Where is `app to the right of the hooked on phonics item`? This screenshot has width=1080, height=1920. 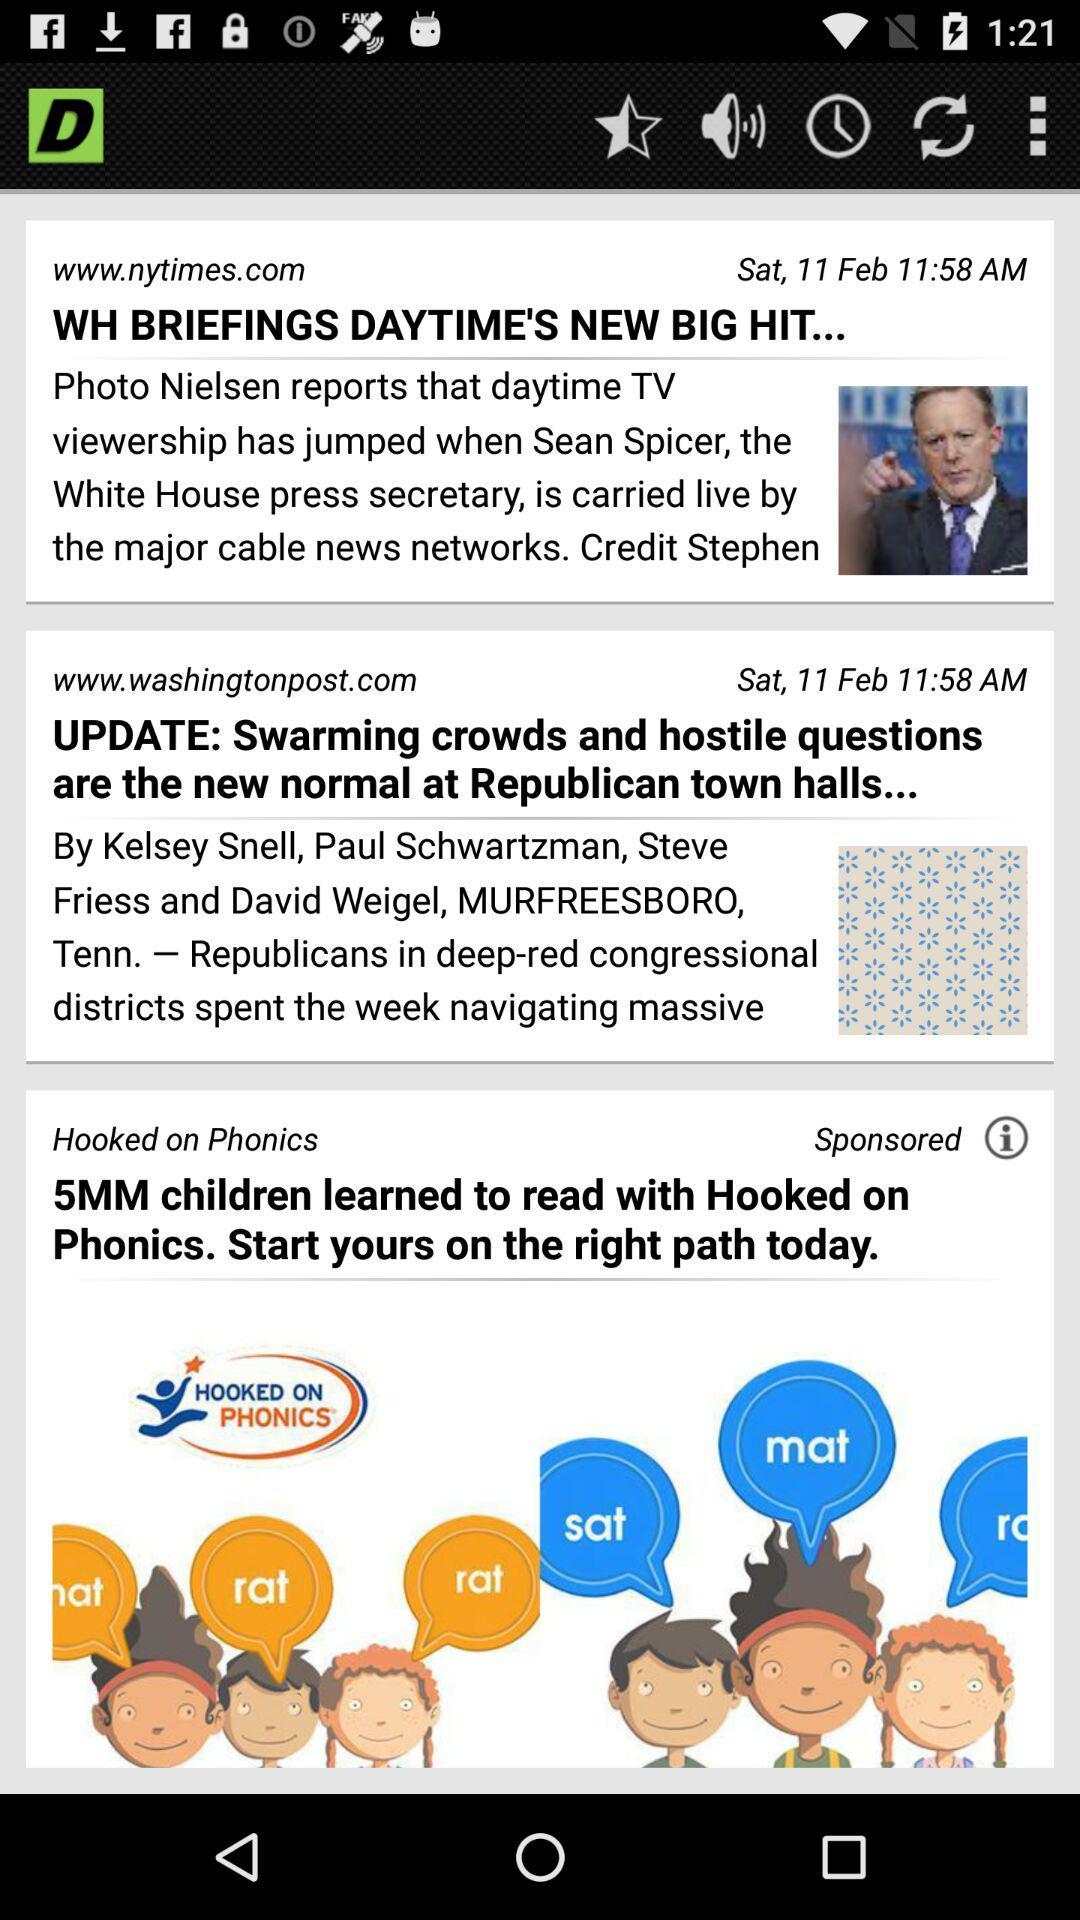 app to the right of the hooked on phonics item is located at coordinates (886, 1138).